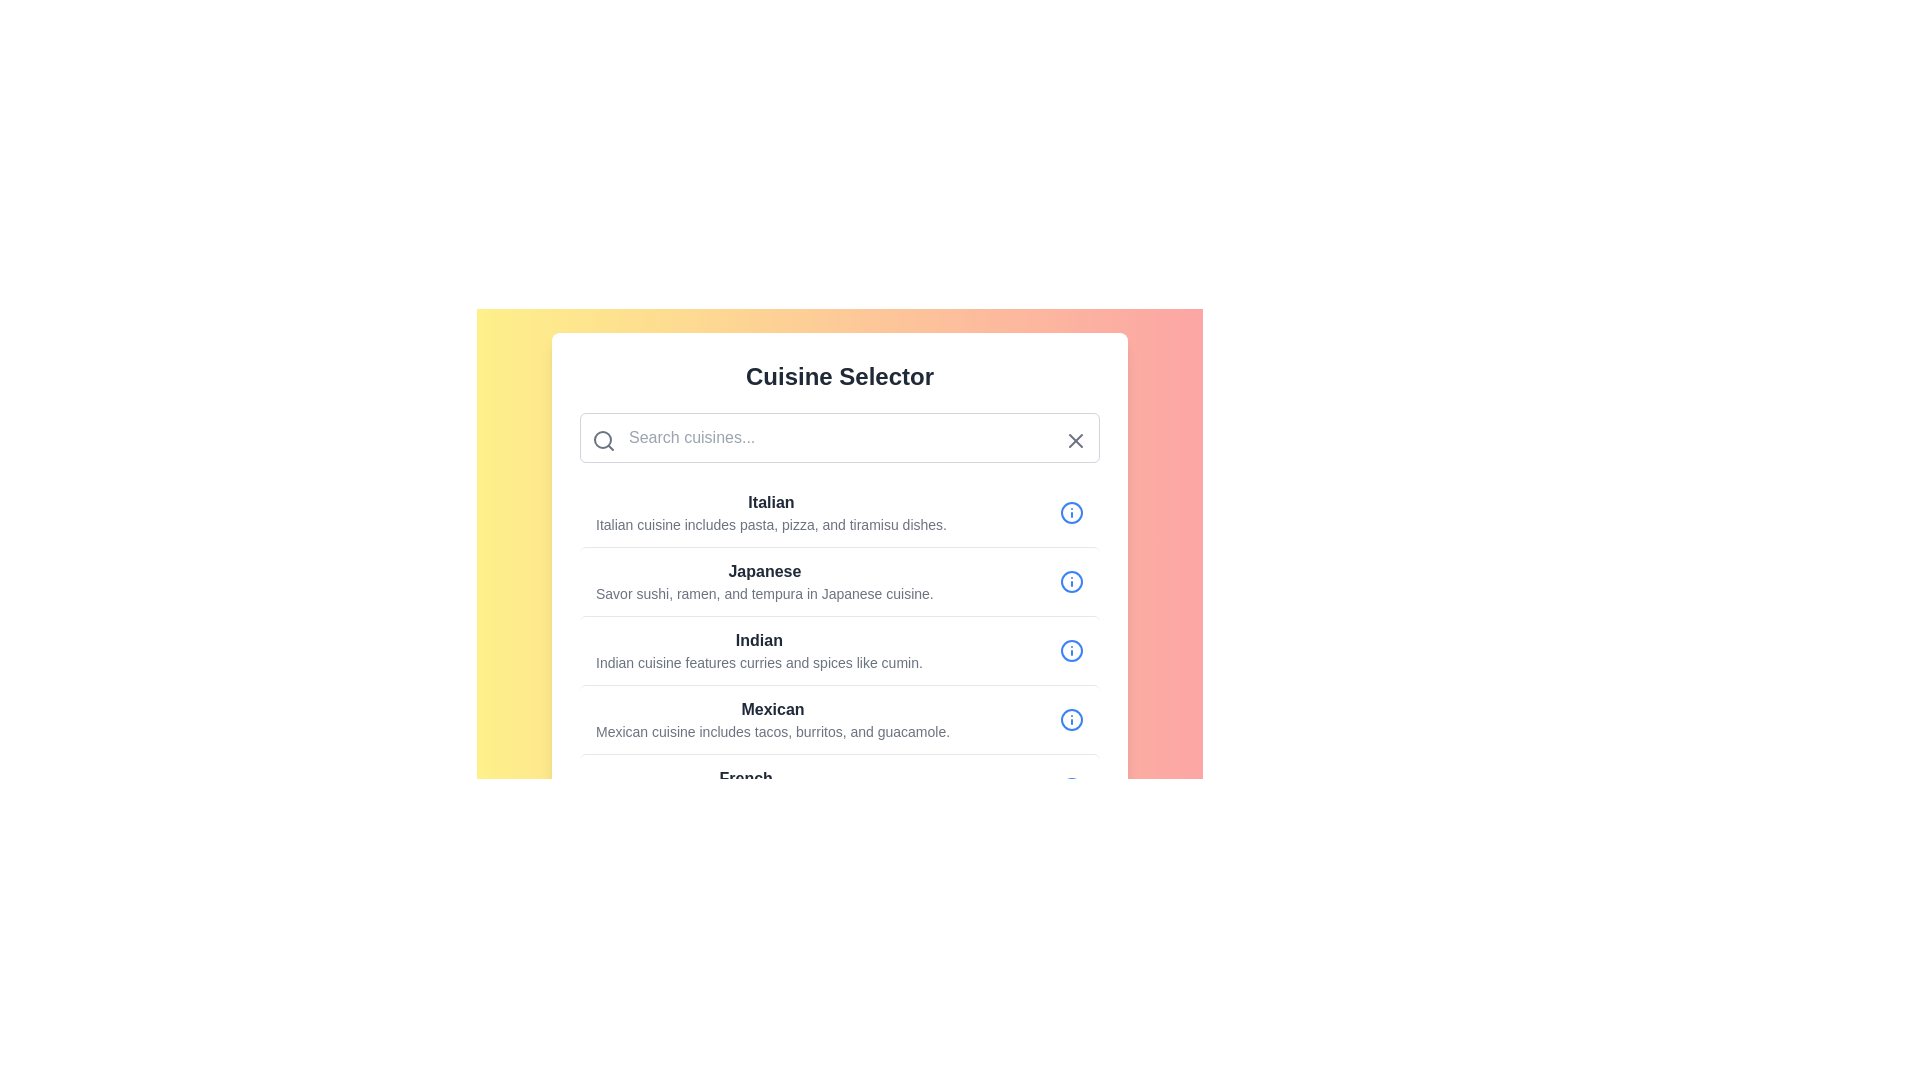  Describe the element at coordinates (1070, 582) in the screenshot. I see `the primary circular SVG element that serves as a visual anchor for the information icon, located to the right of the text 'Savor sushi, ramen, and tempura in Japanese cuisine' in the list entry for 'Japanese' cuisine` at that location.